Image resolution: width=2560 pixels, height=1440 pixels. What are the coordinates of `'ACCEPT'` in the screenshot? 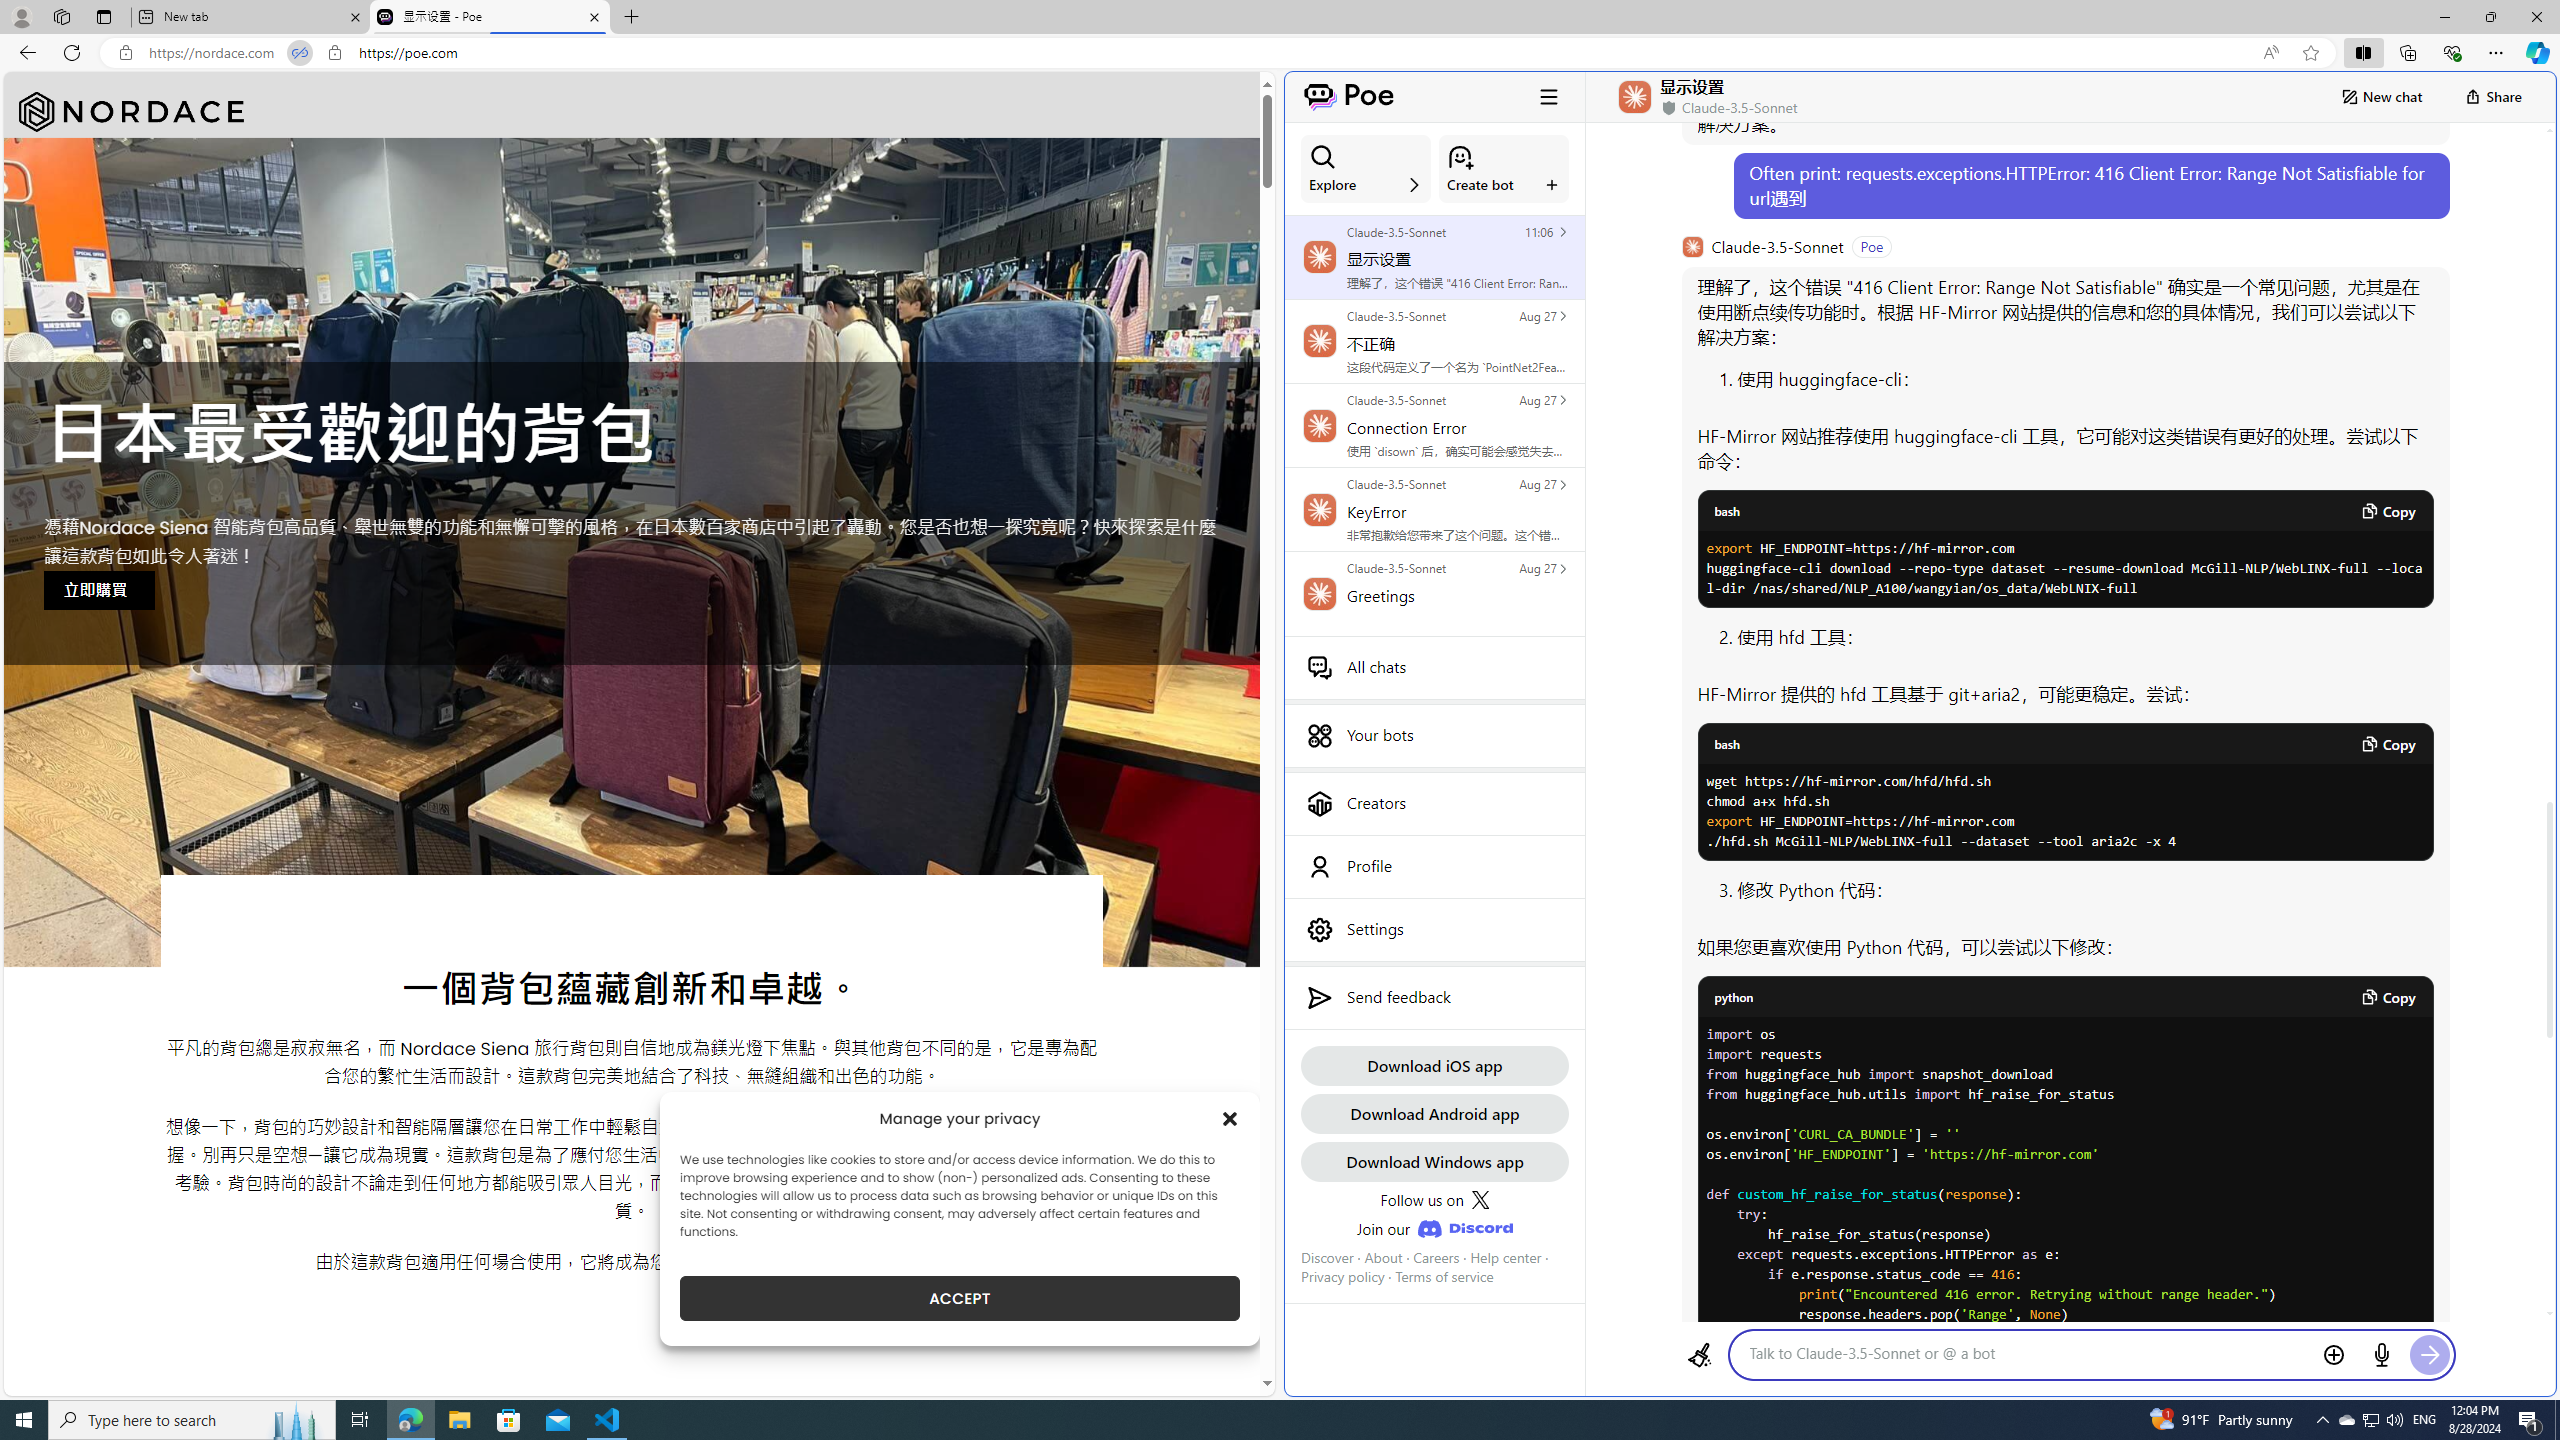 It's located at (959, 1298).